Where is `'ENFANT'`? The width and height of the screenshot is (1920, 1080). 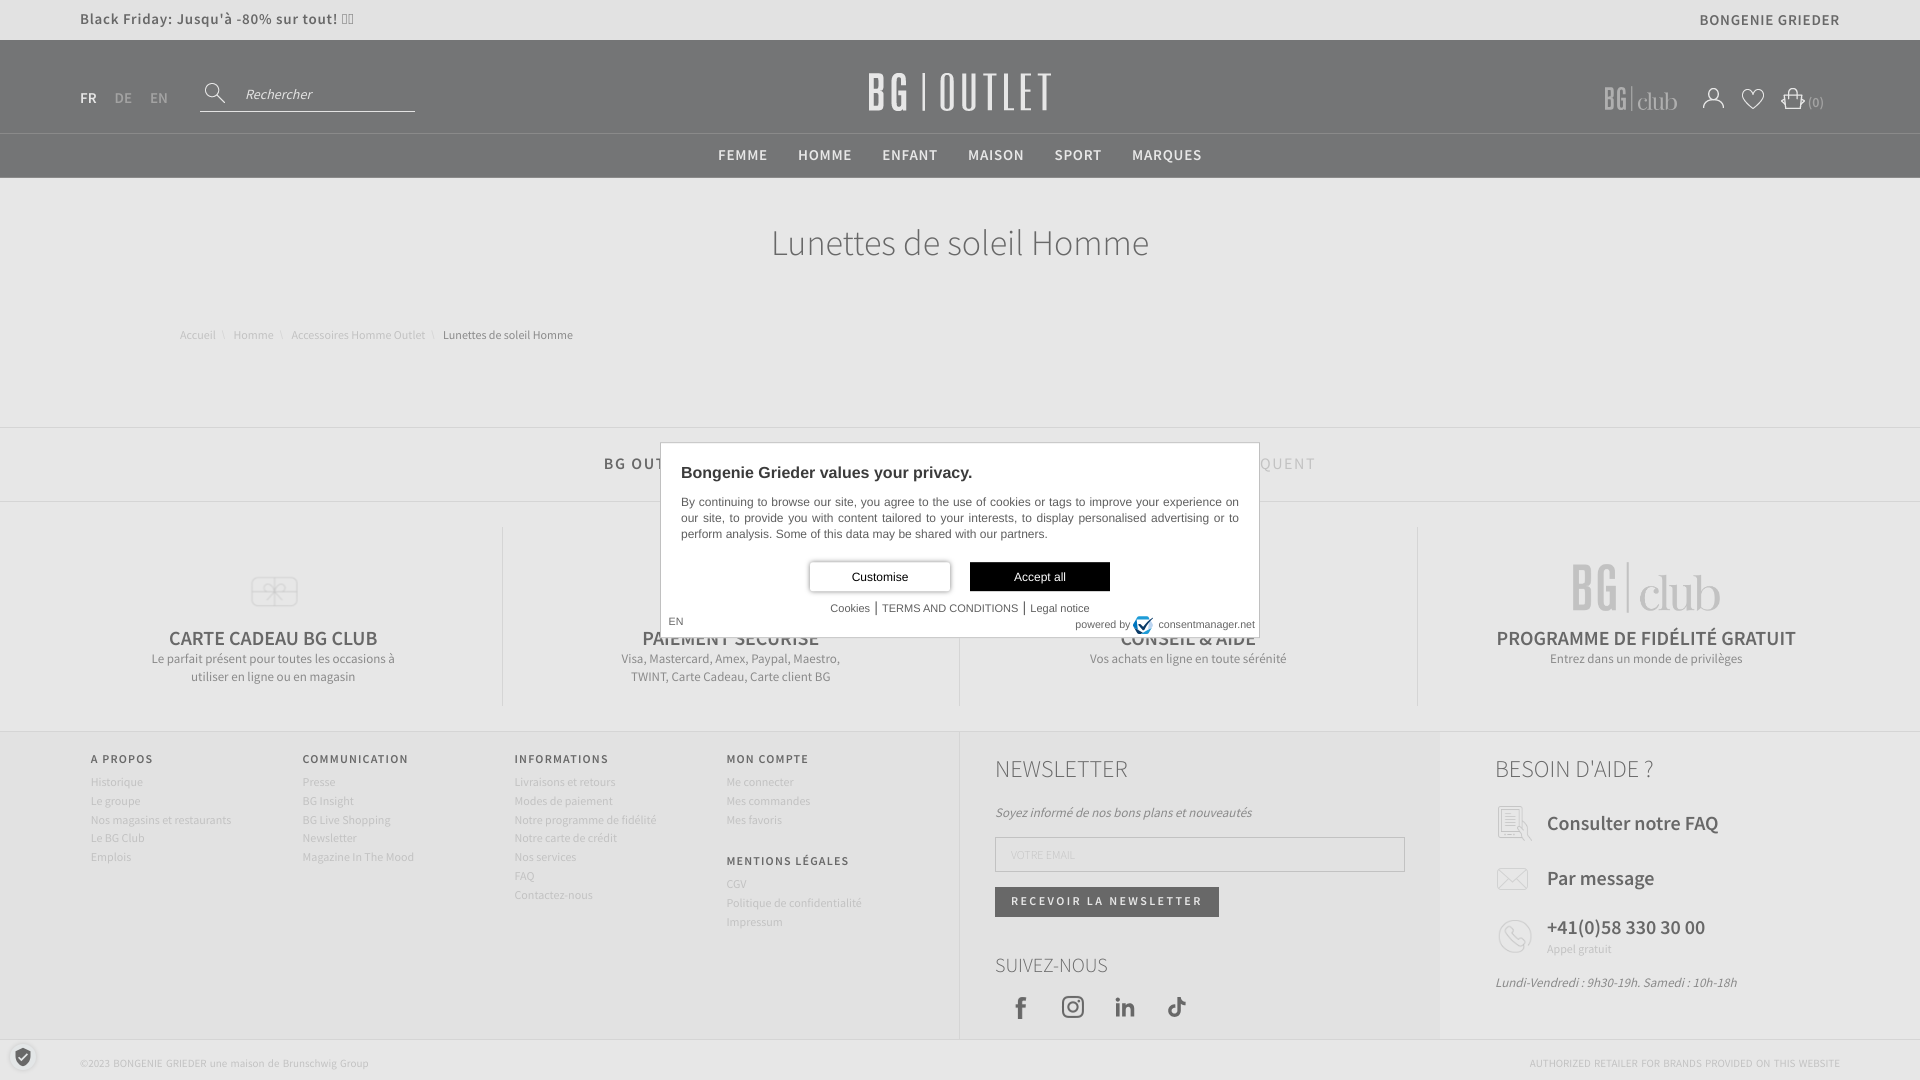 'ENFANT' is located at coordinates (867, 154).